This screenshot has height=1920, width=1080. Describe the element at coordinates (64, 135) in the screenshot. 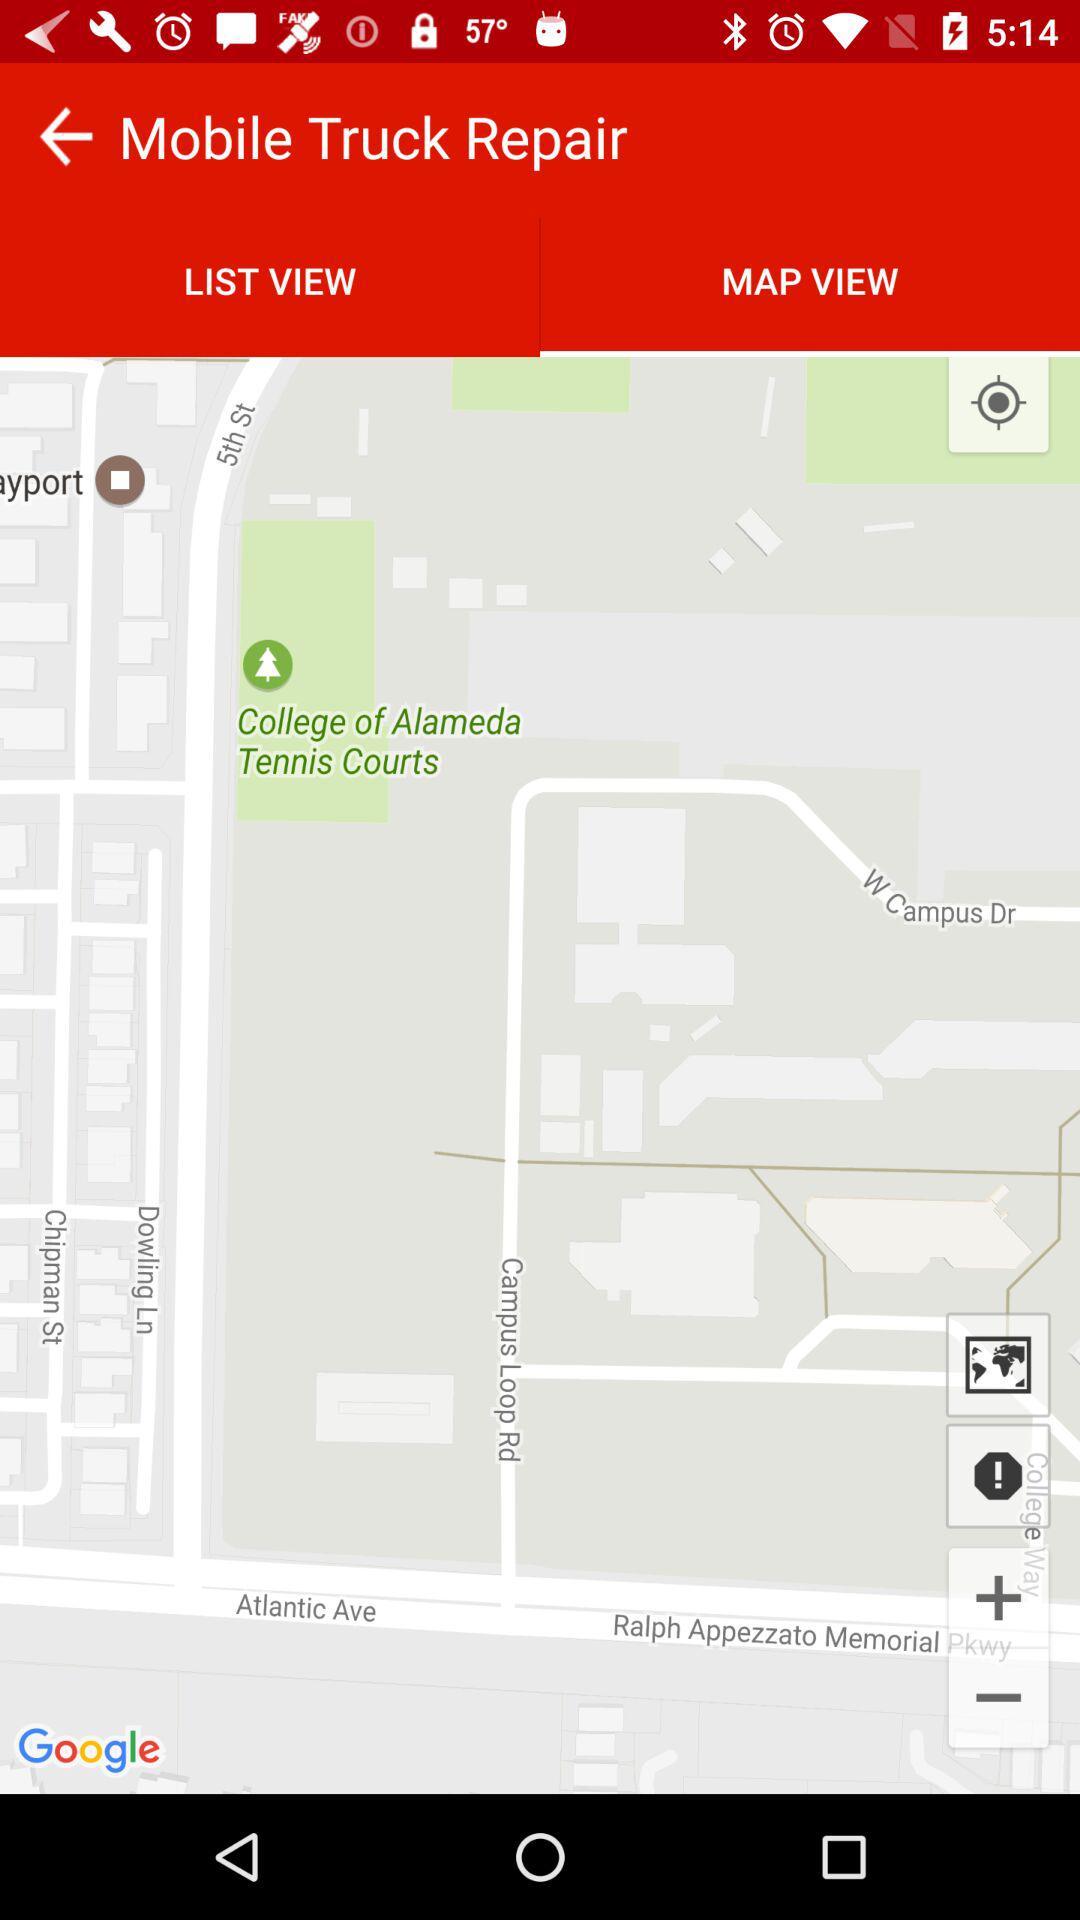

I see `previous screen` at that location.